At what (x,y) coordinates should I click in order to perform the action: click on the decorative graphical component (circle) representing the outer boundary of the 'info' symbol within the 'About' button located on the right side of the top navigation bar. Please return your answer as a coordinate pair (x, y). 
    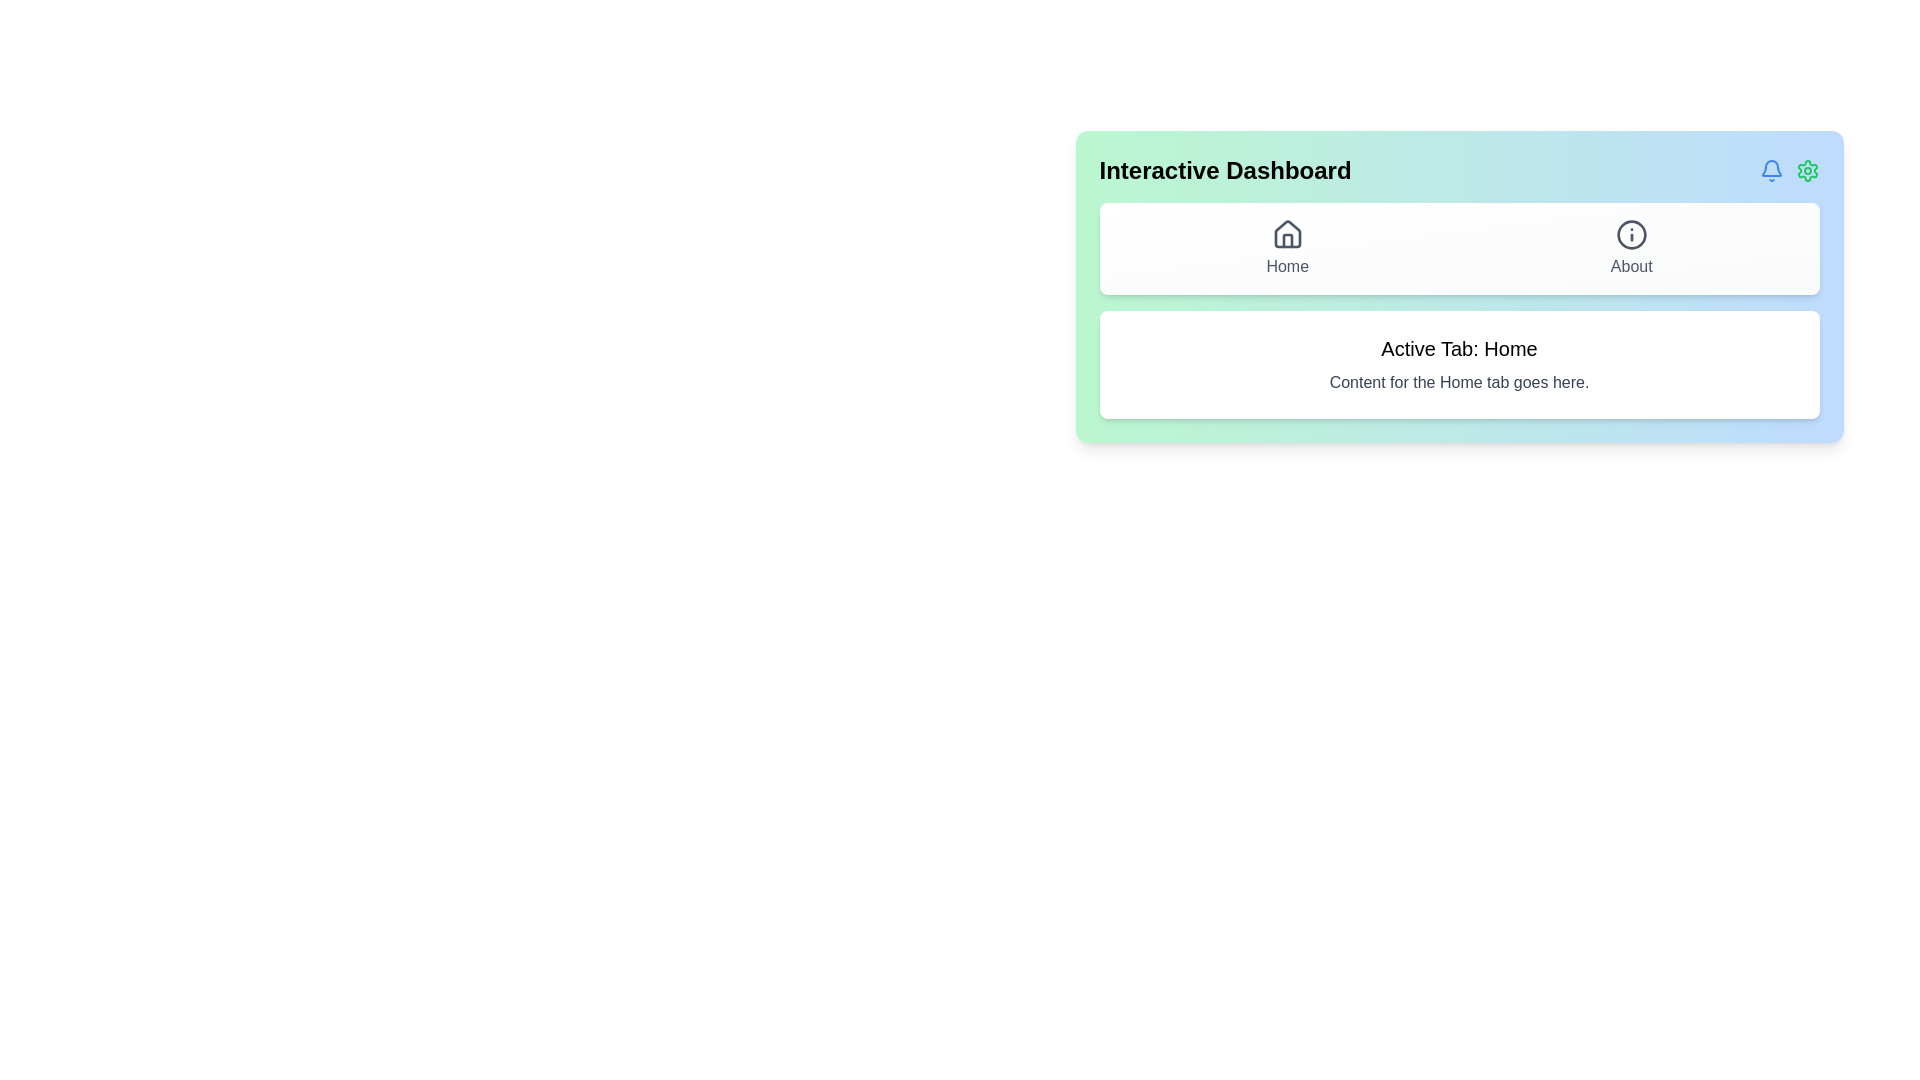
    Looking at the image, I should click on (1631, 234).